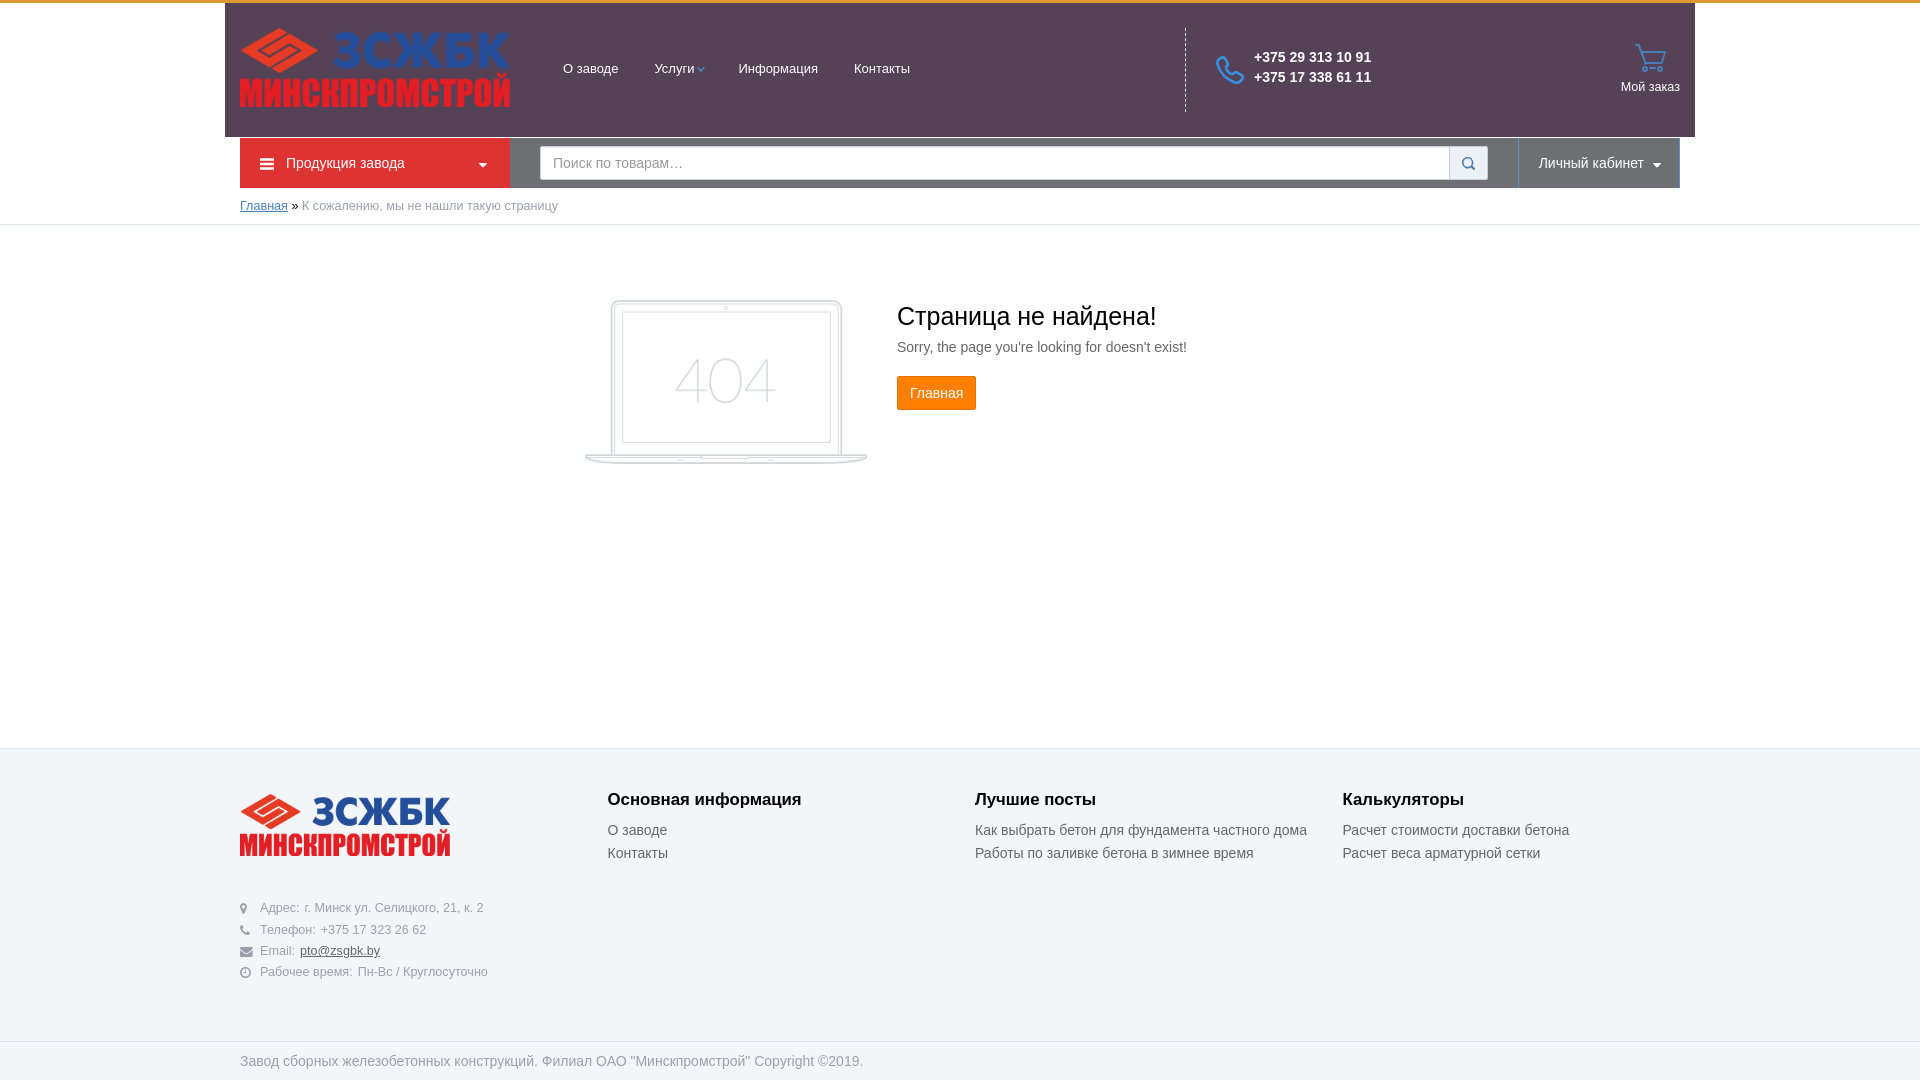 Image resolution: width=1920 pixels, height=1080 pixels. What do you see at coordinates (1312, 56) in the screenshot?
I see `'+375 29 313 10 91'` at bounding box center [1312, 56].